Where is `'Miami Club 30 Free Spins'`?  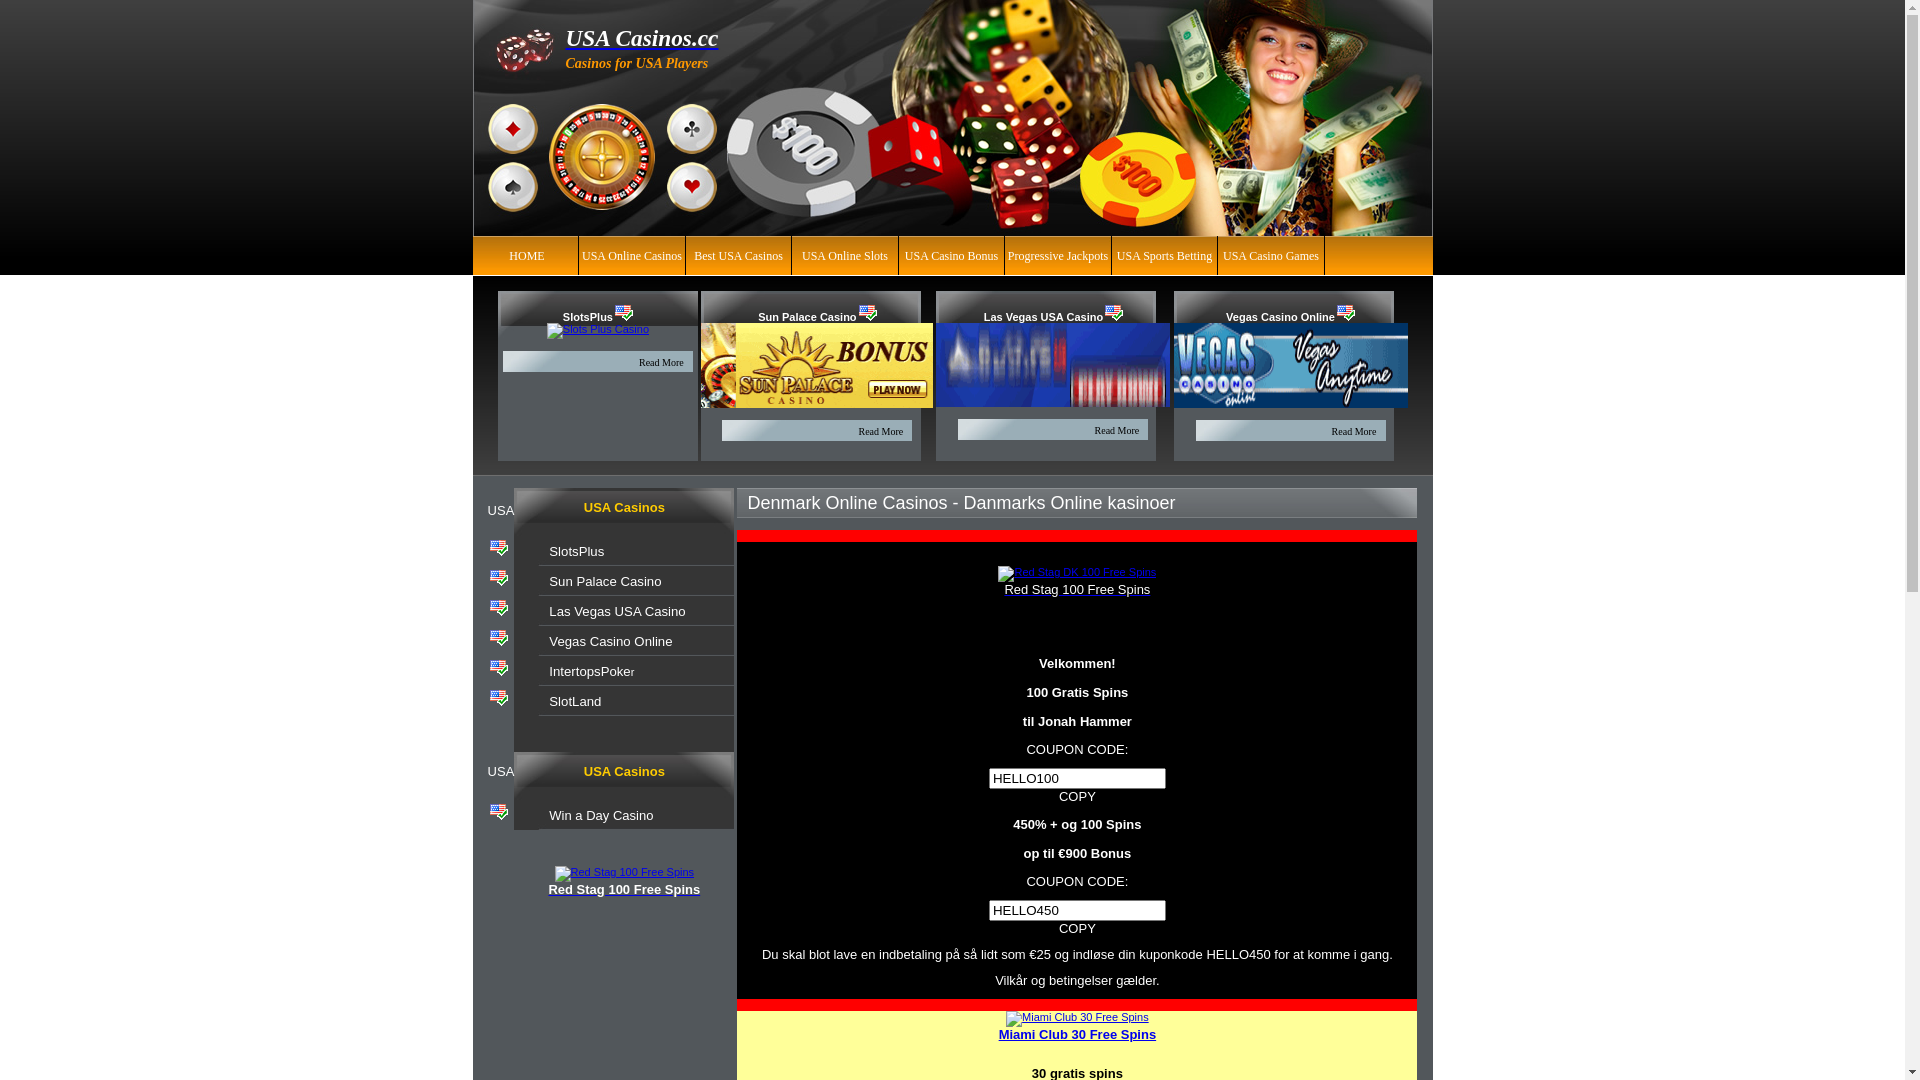
'Miami Club 30 Free Spins' is located at coordinates (1077, 1034).